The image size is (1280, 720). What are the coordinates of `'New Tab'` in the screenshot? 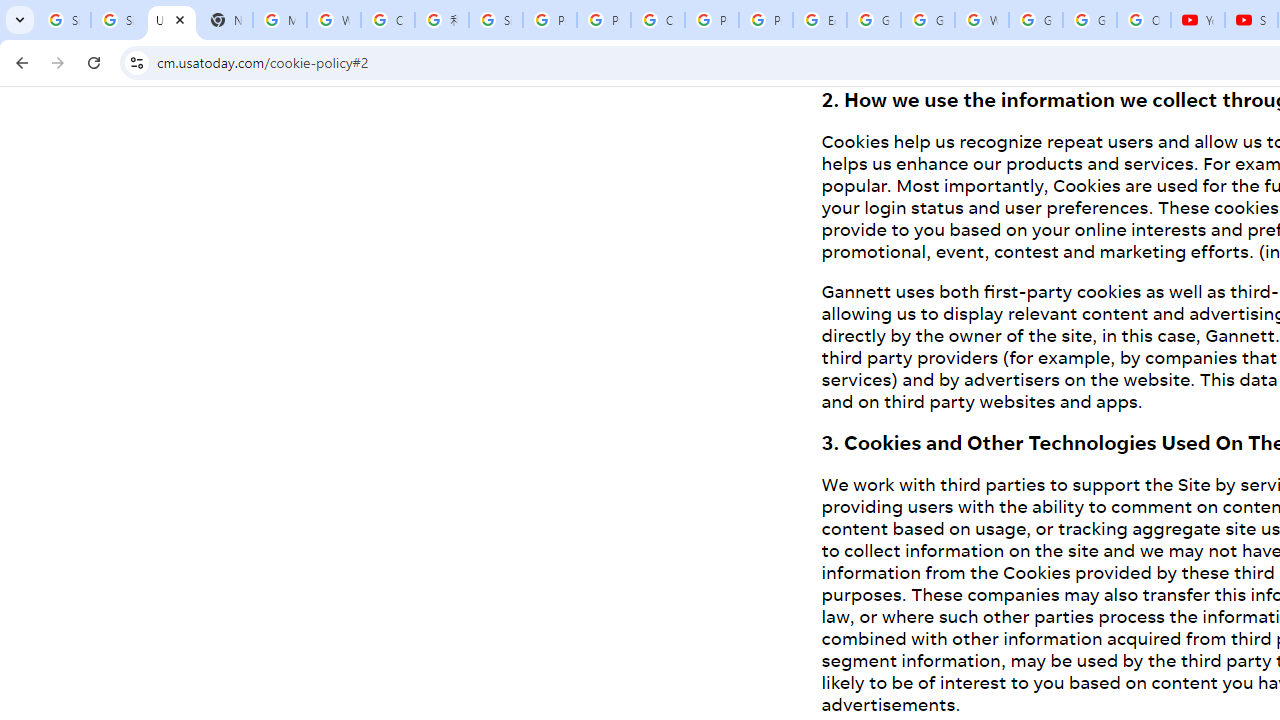 It's located at (225, 20).